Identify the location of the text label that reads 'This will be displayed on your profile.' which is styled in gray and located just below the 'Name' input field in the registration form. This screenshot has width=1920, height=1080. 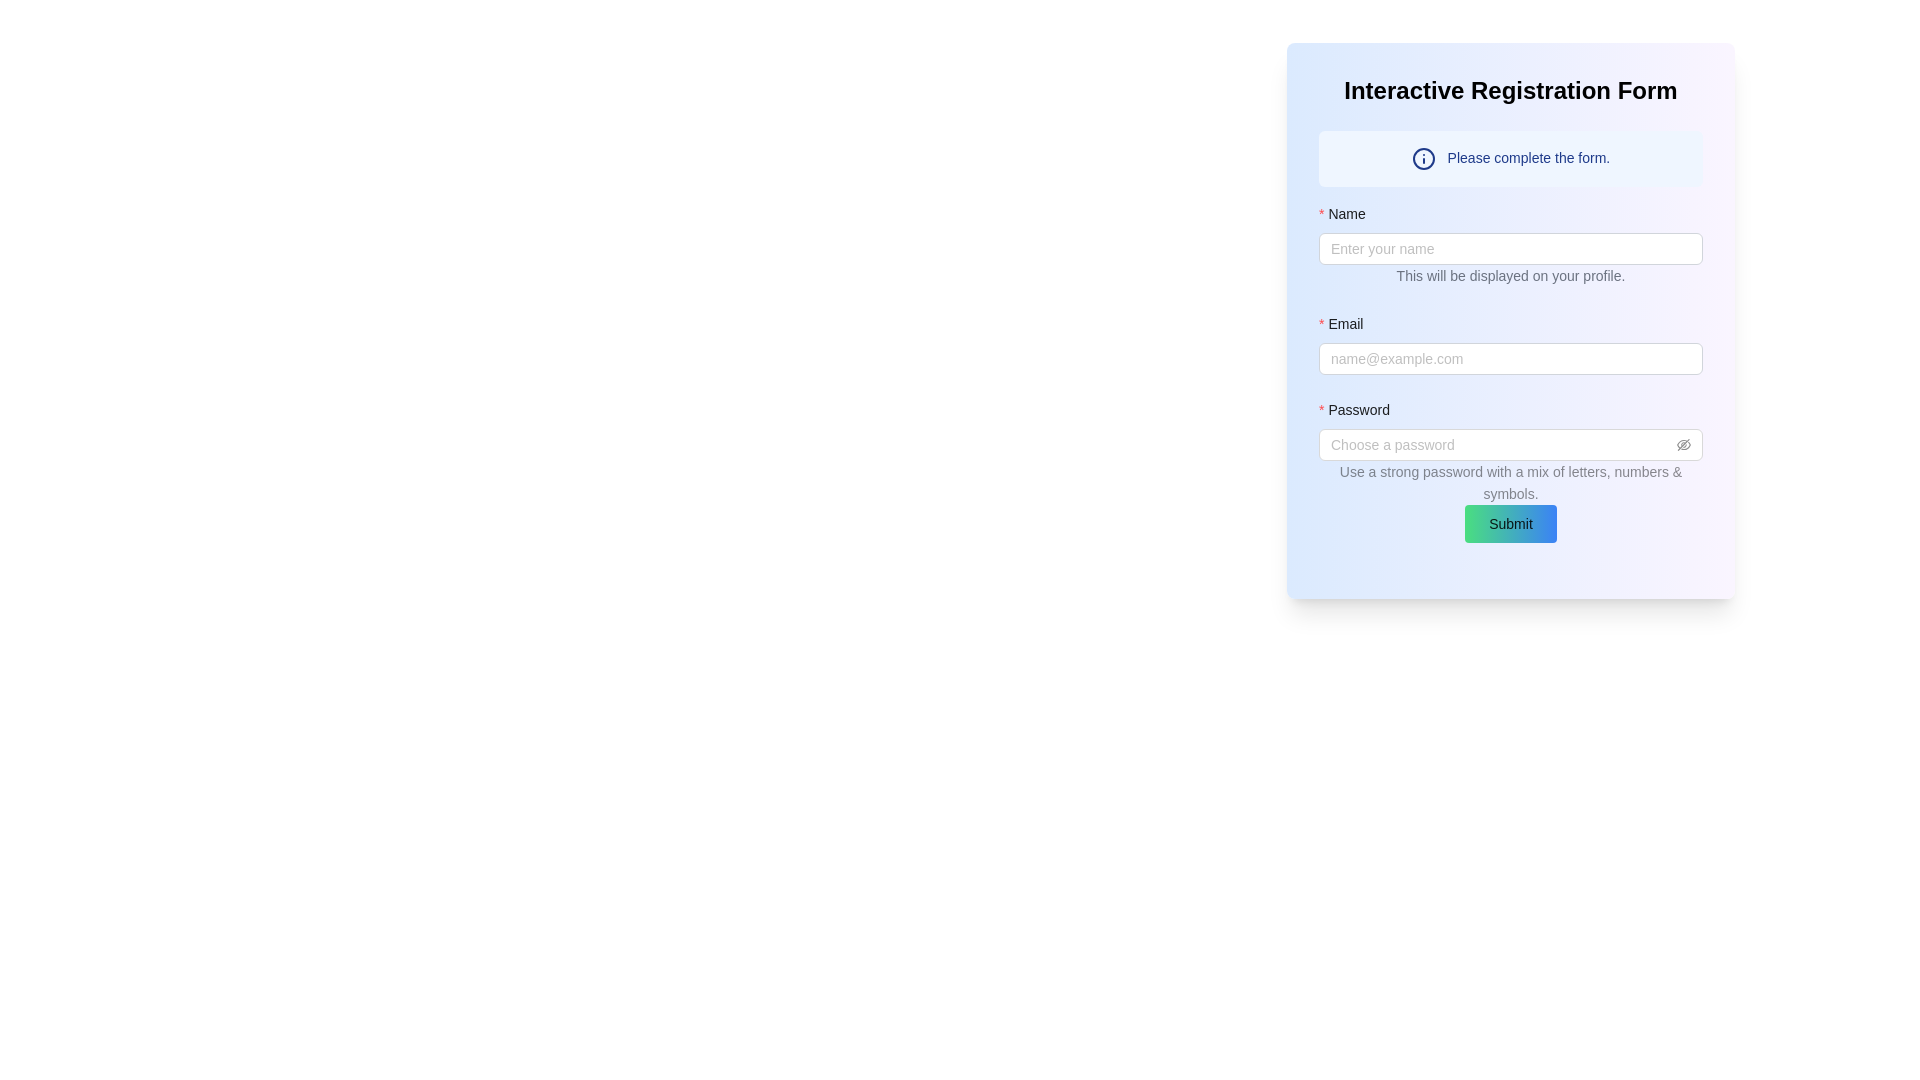
(1511, 277).